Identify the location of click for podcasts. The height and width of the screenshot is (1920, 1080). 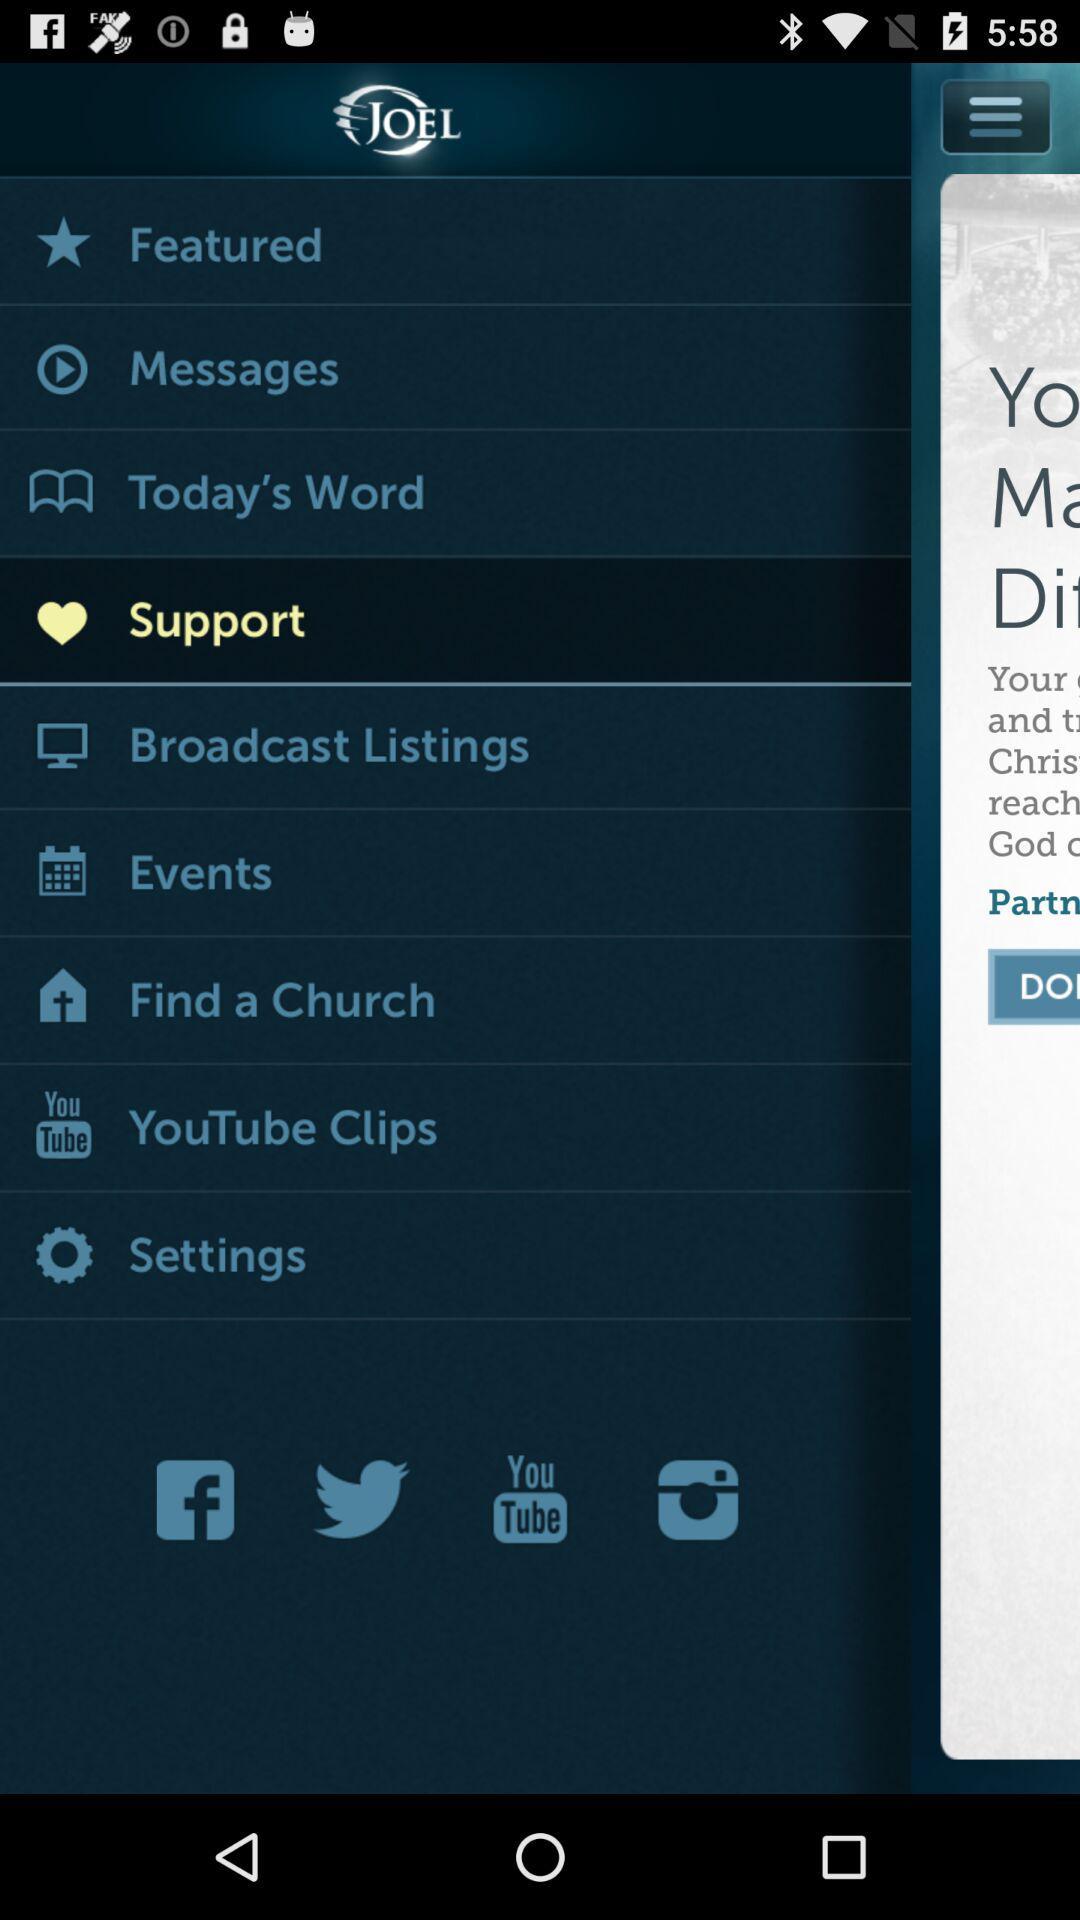
(455, 746).